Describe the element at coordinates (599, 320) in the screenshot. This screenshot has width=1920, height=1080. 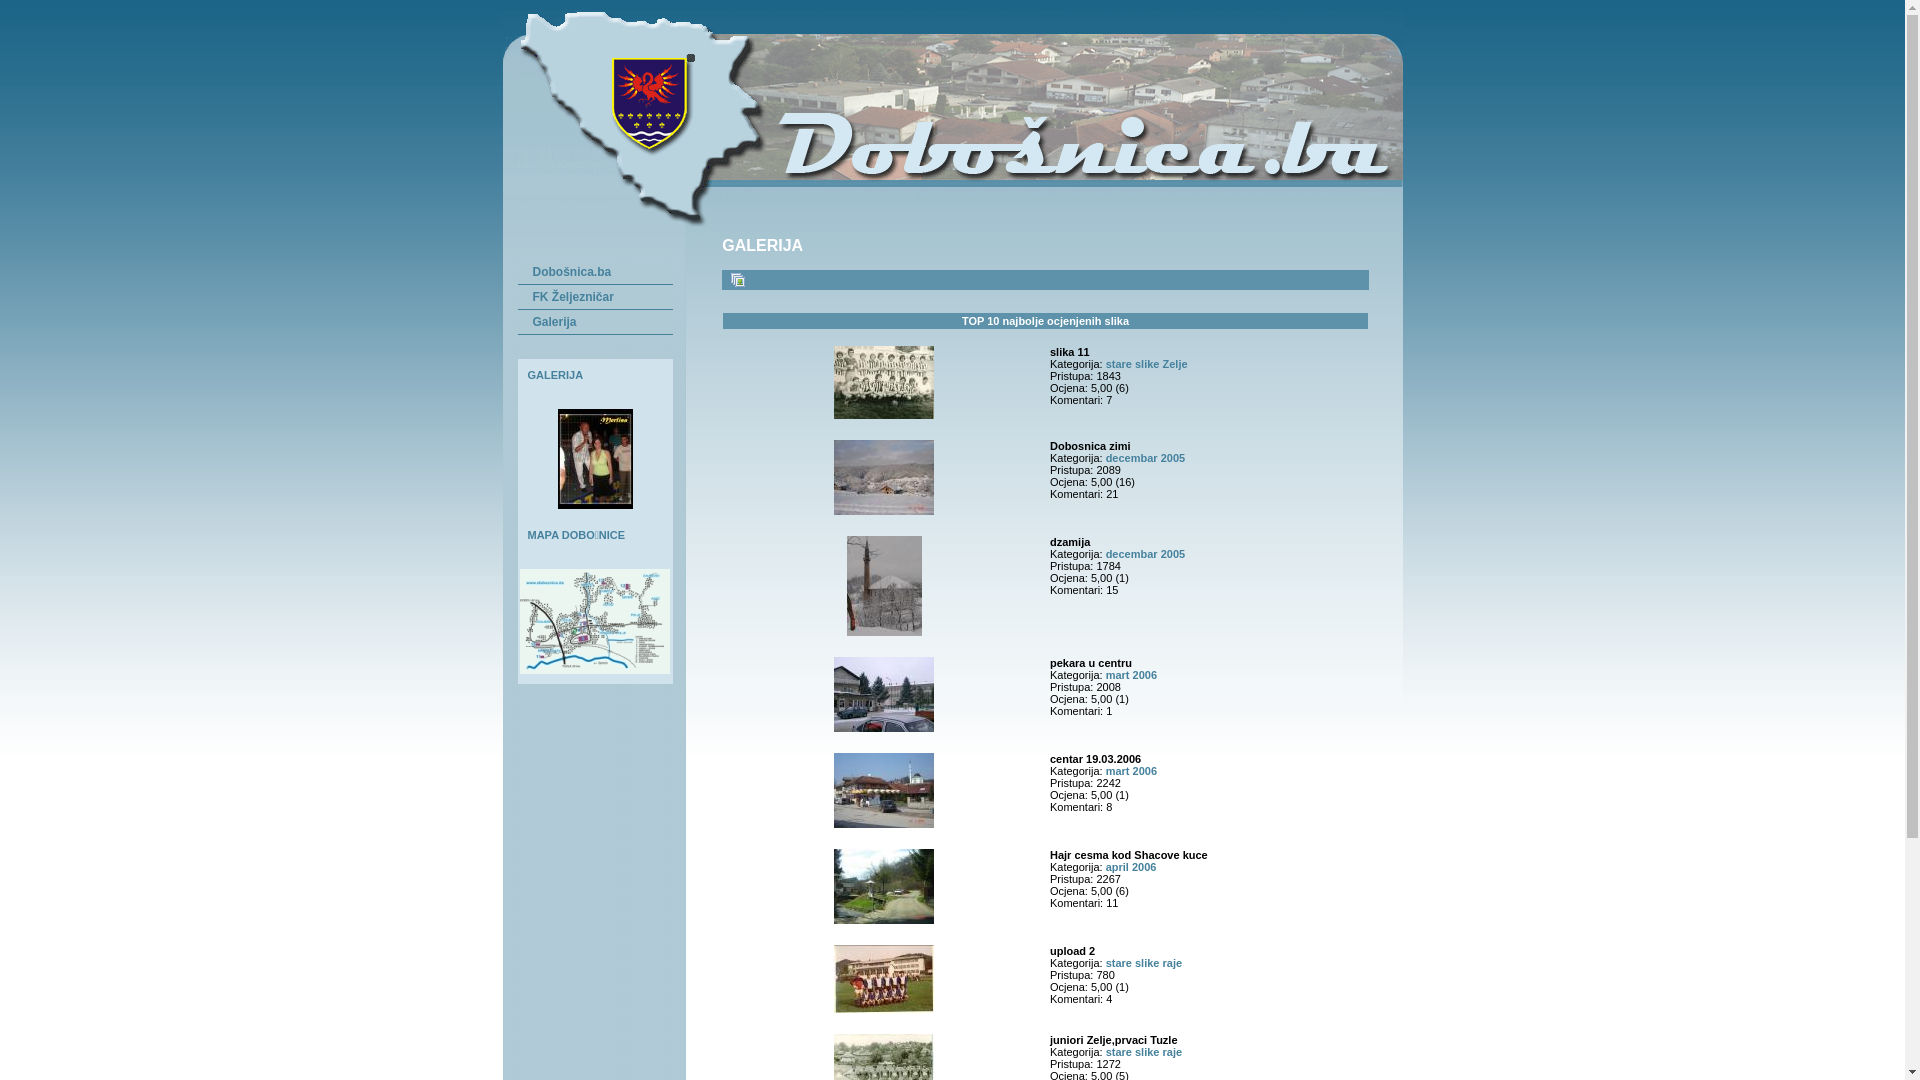
I see `'Galerija'` at that location.